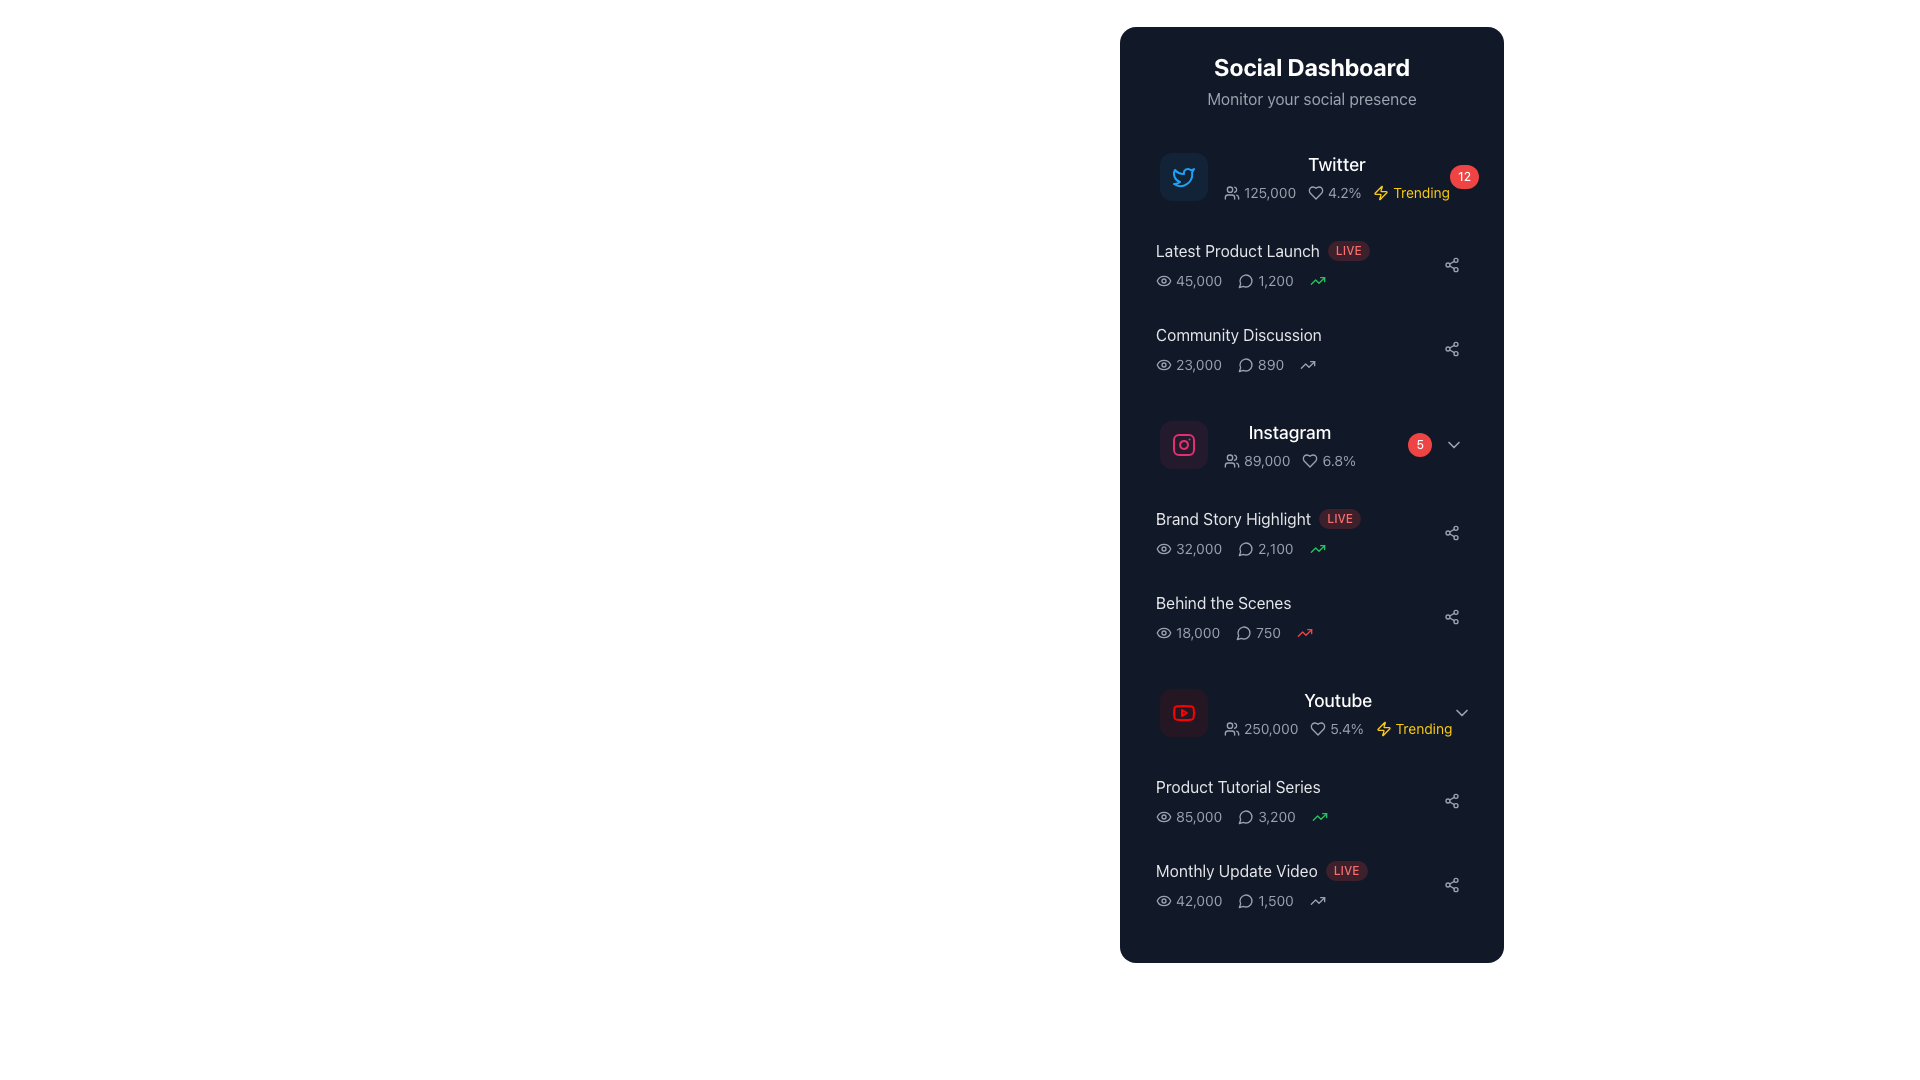 The image size is (1920, 1080). What do you see at coordinates (1296, 281) in the screenshot?
I see `the Information Display Row in the 'Latest Product Launch' section that shows views, comments, and trends, which includes numerical values and icons` at bounding box center [1296, 281].